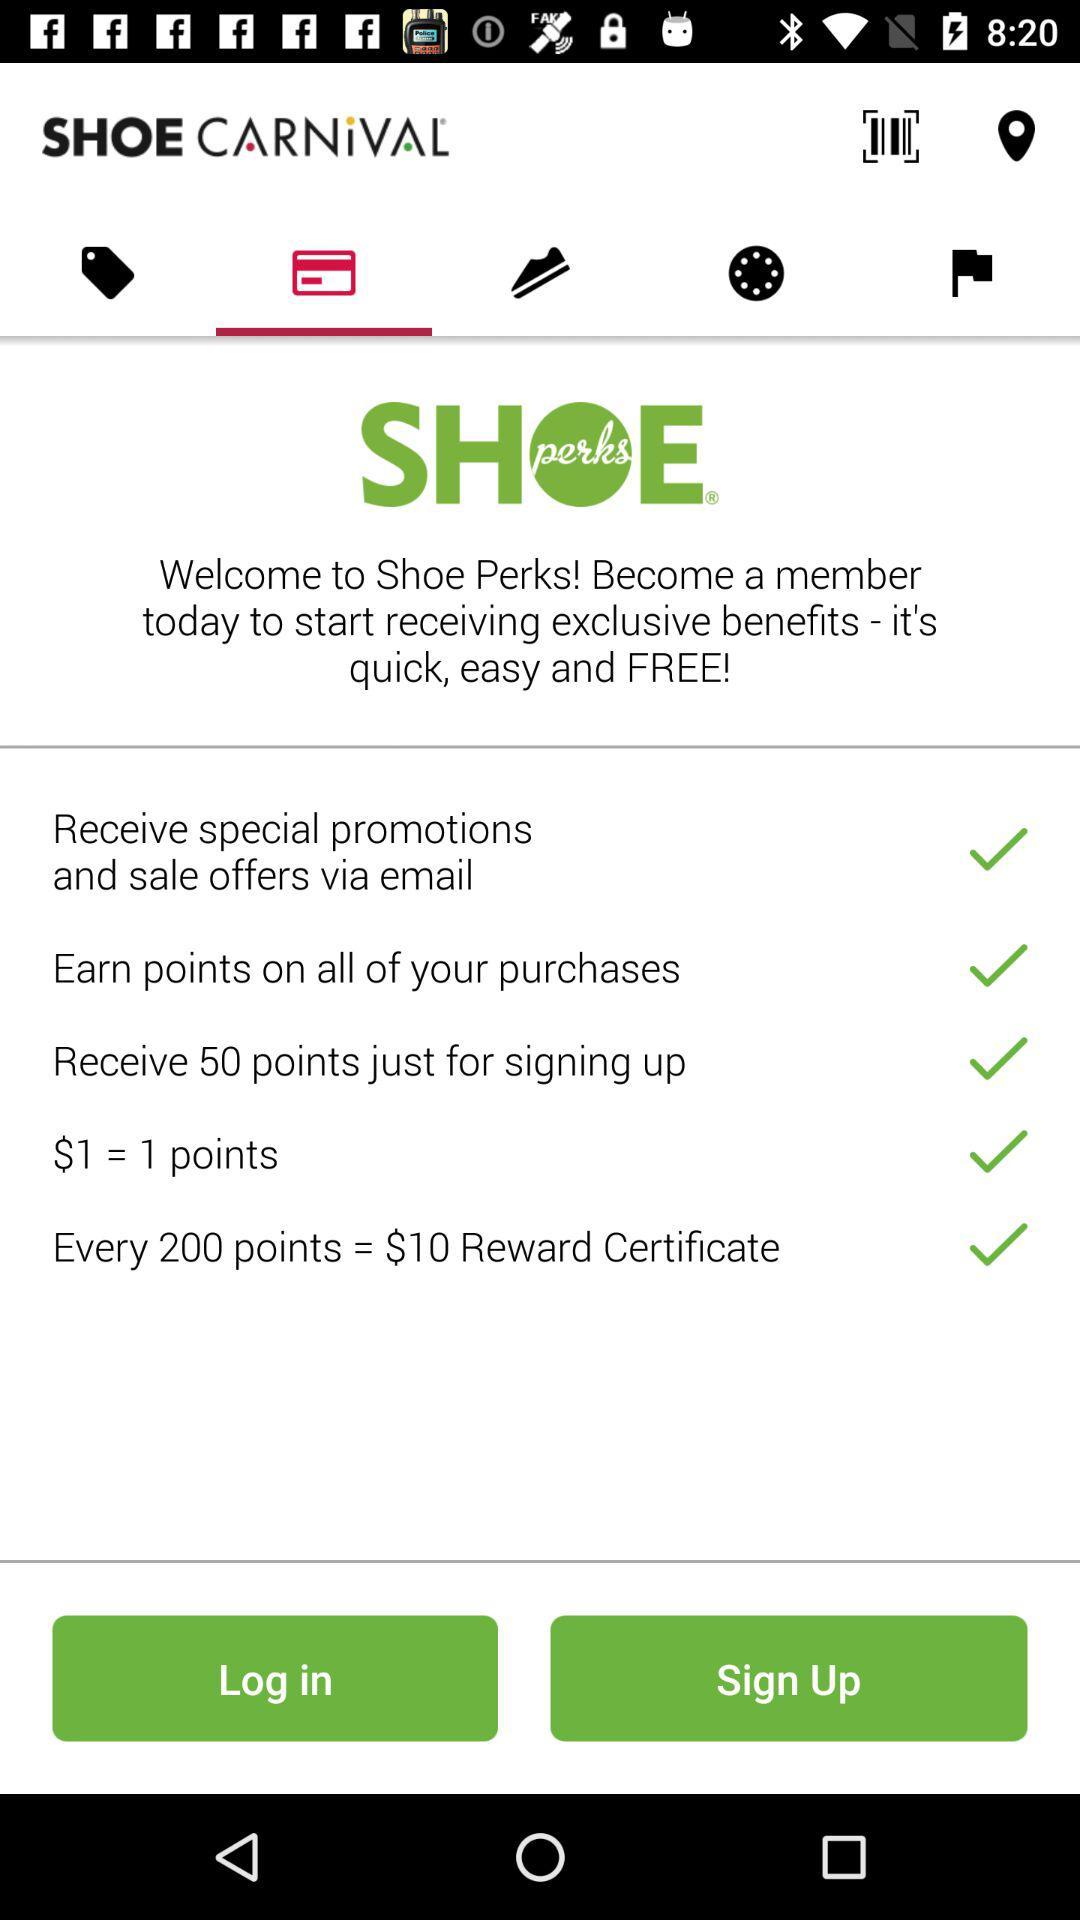  I want to click on item to the left of sign up icon, so click(275, 1678).